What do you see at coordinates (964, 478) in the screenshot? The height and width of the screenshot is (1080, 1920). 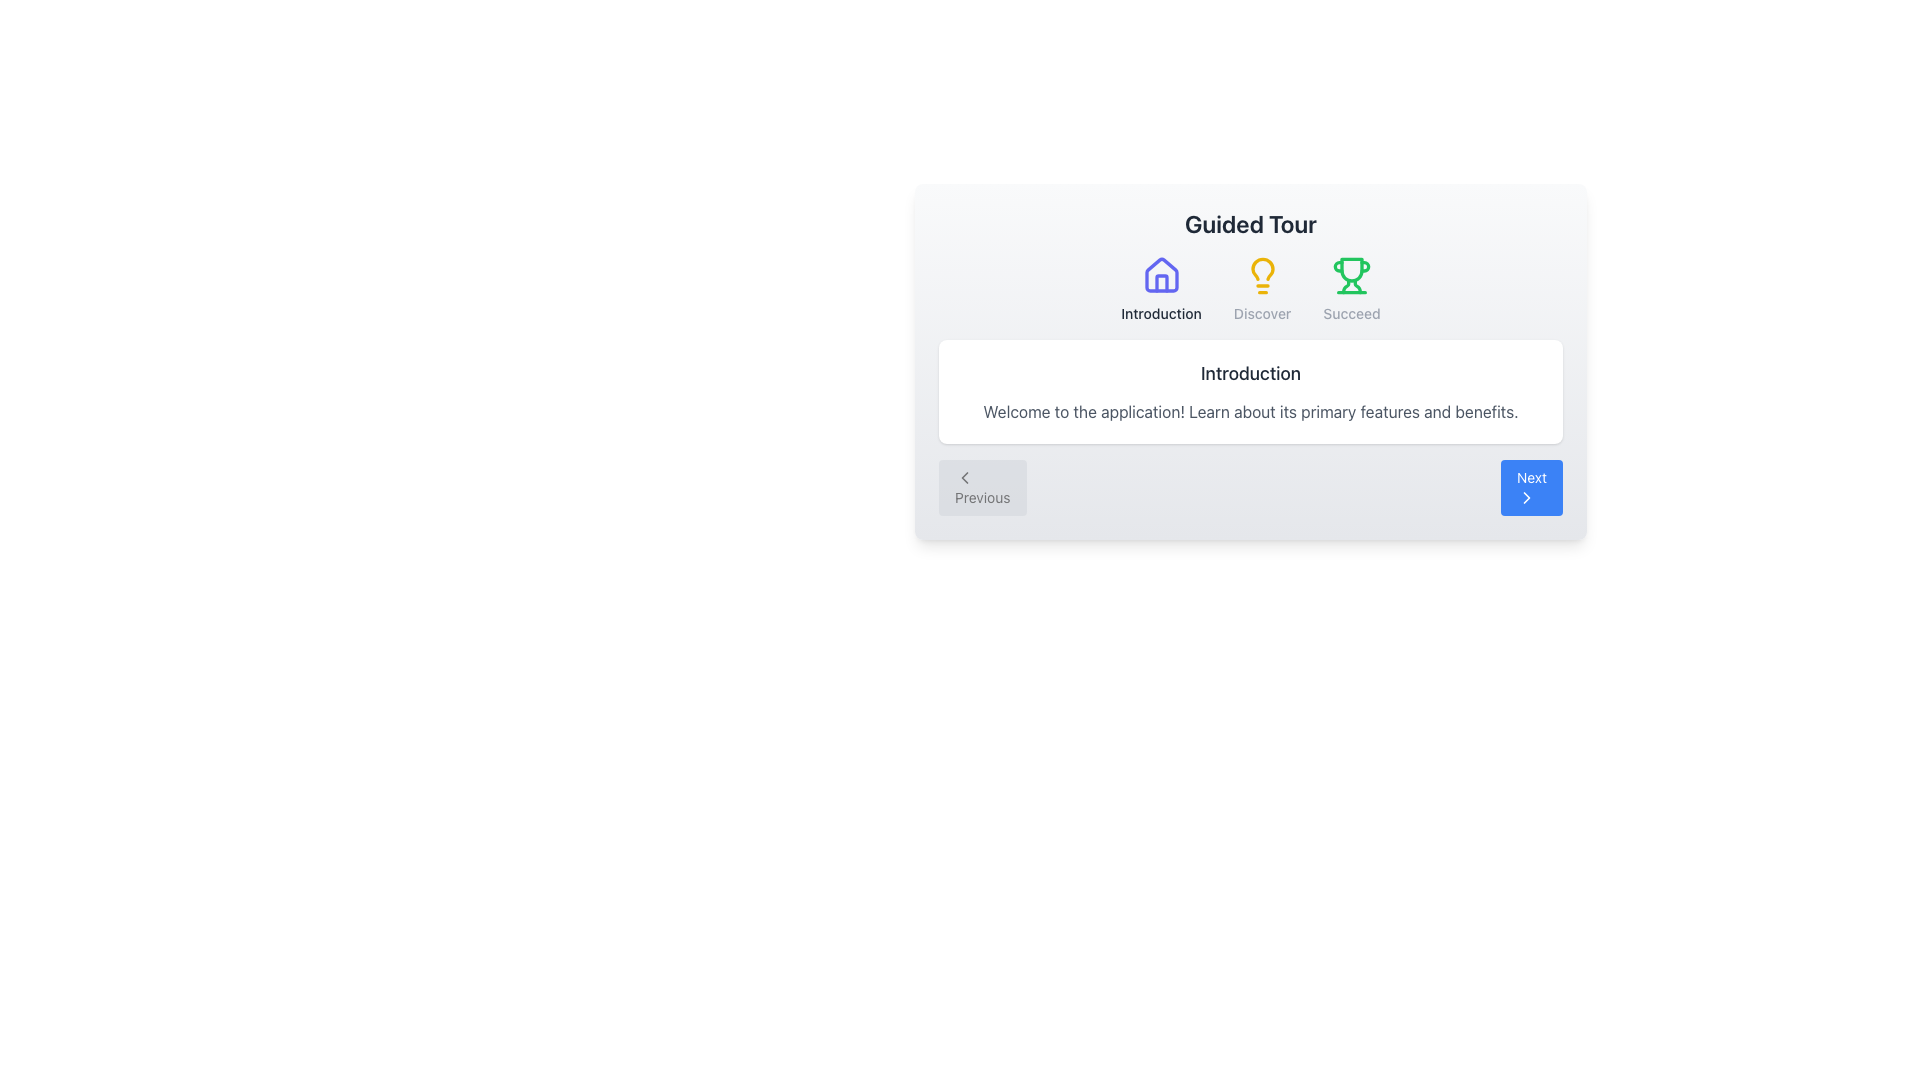 I see `the minimalistic, left-pointing chevron icon enclosed within a square button labeled 'Previous' located in the bottom-left quadrant of the interface` at bounding box center [964, 478].